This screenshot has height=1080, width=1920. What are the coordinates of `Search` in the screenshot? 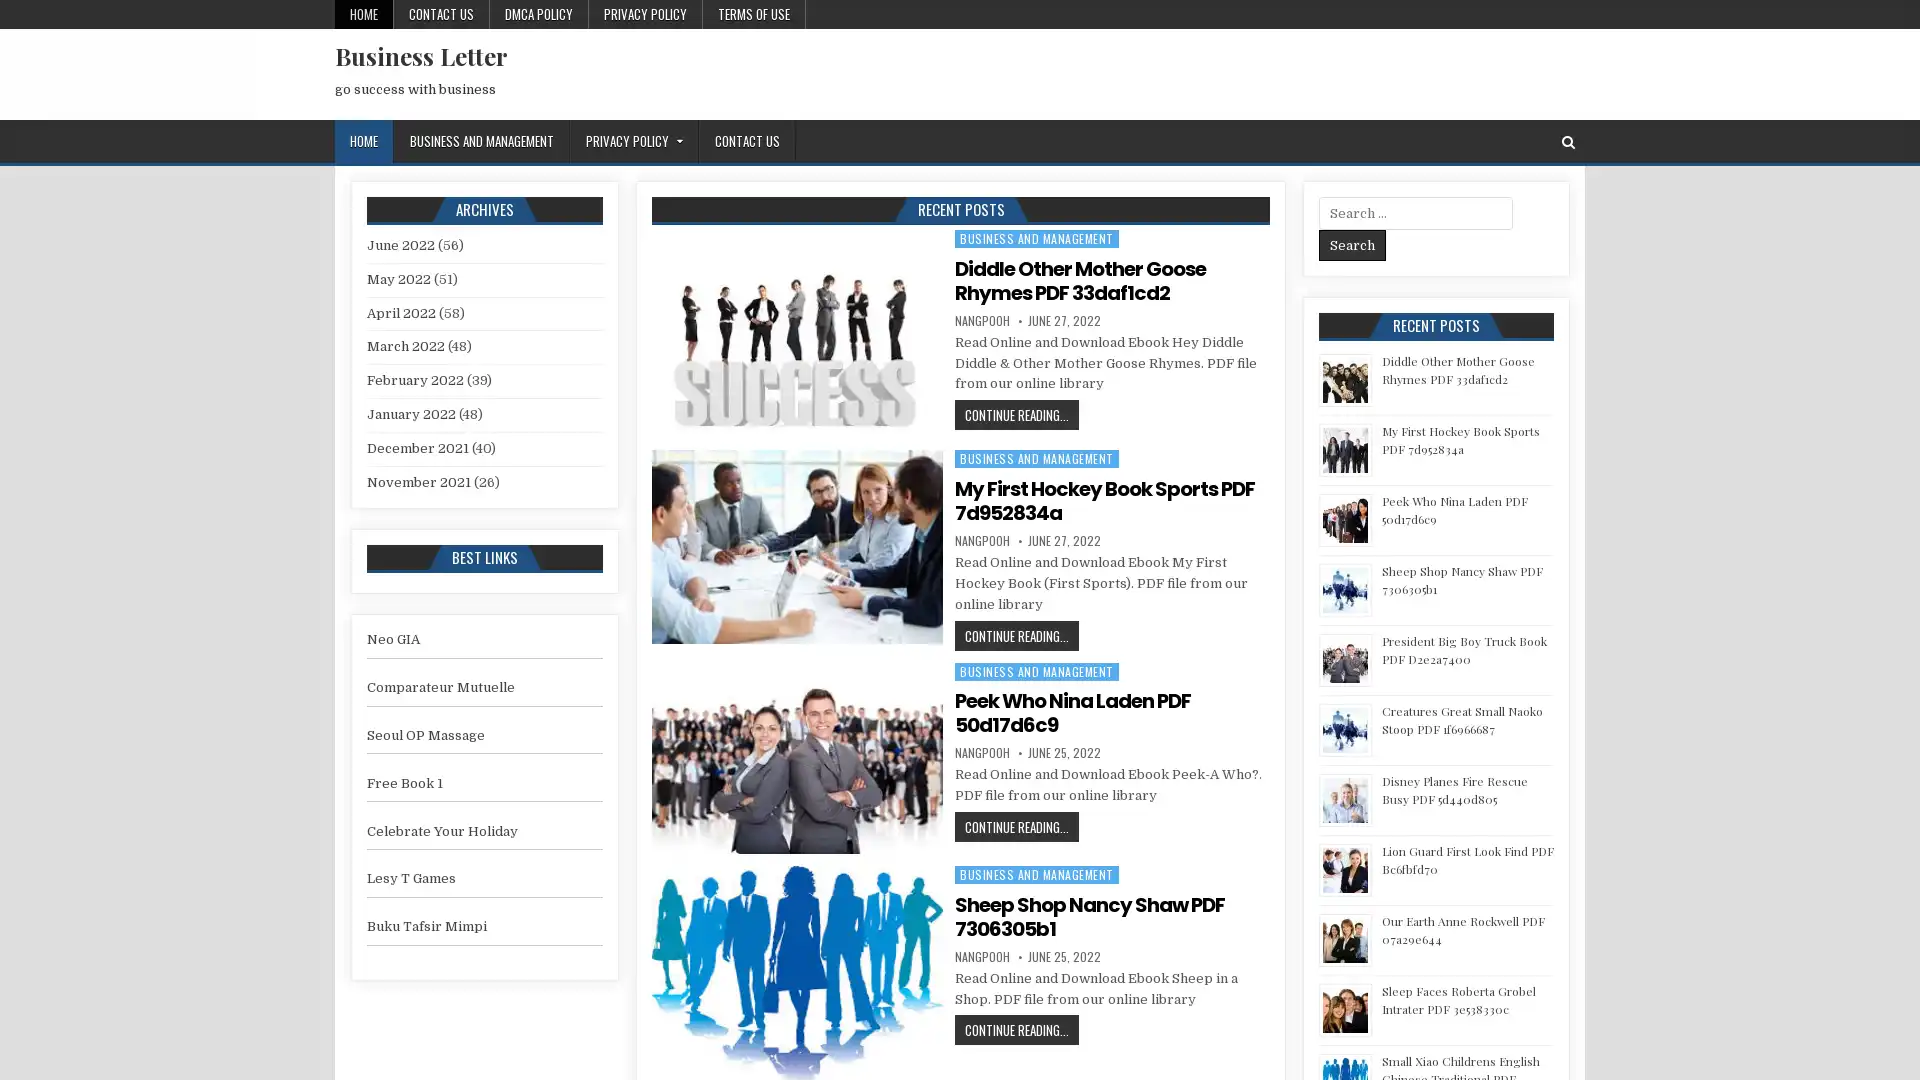 It's located at (1351, 244).